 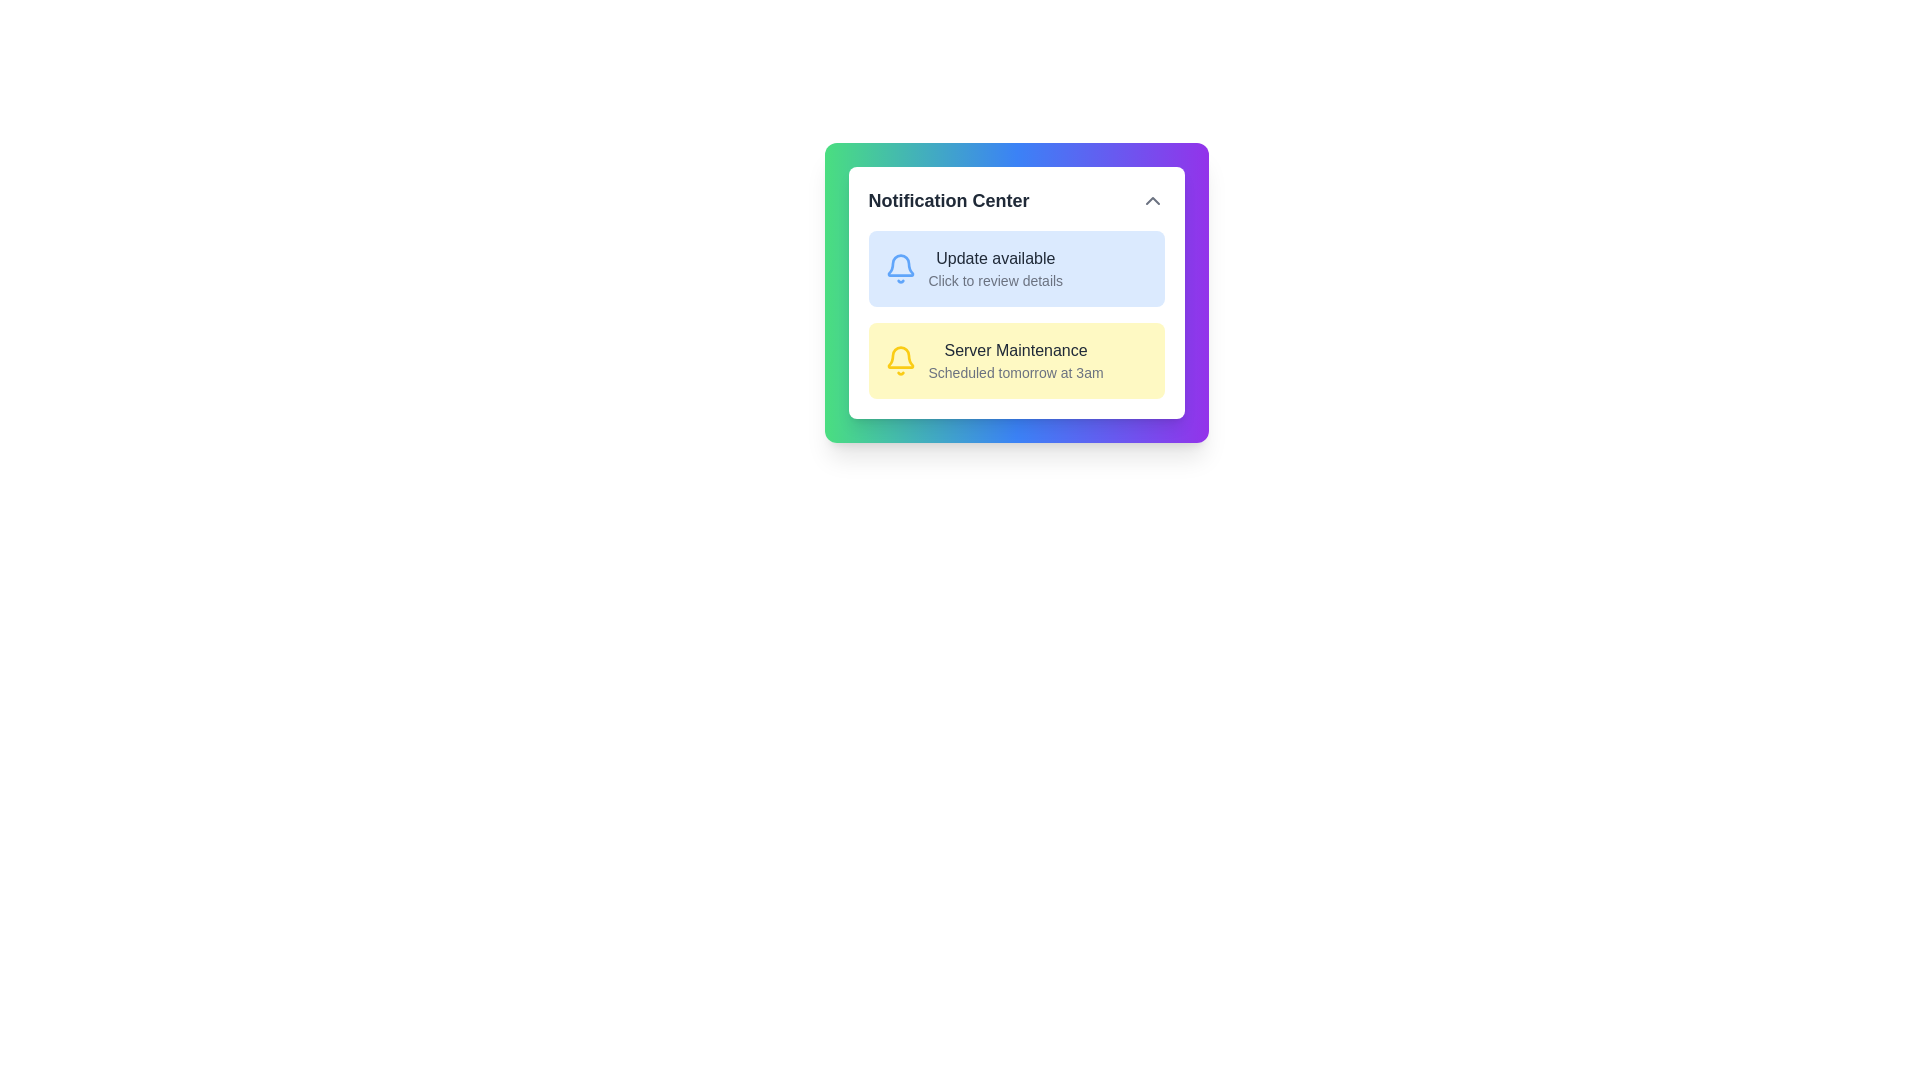 I want to click on the text label displaying 'Server Maintenance' located in the Notification Center card, which is aligned to the left edge and has a dark gray font on a pale yellow background, so click(x=1016, y=350).